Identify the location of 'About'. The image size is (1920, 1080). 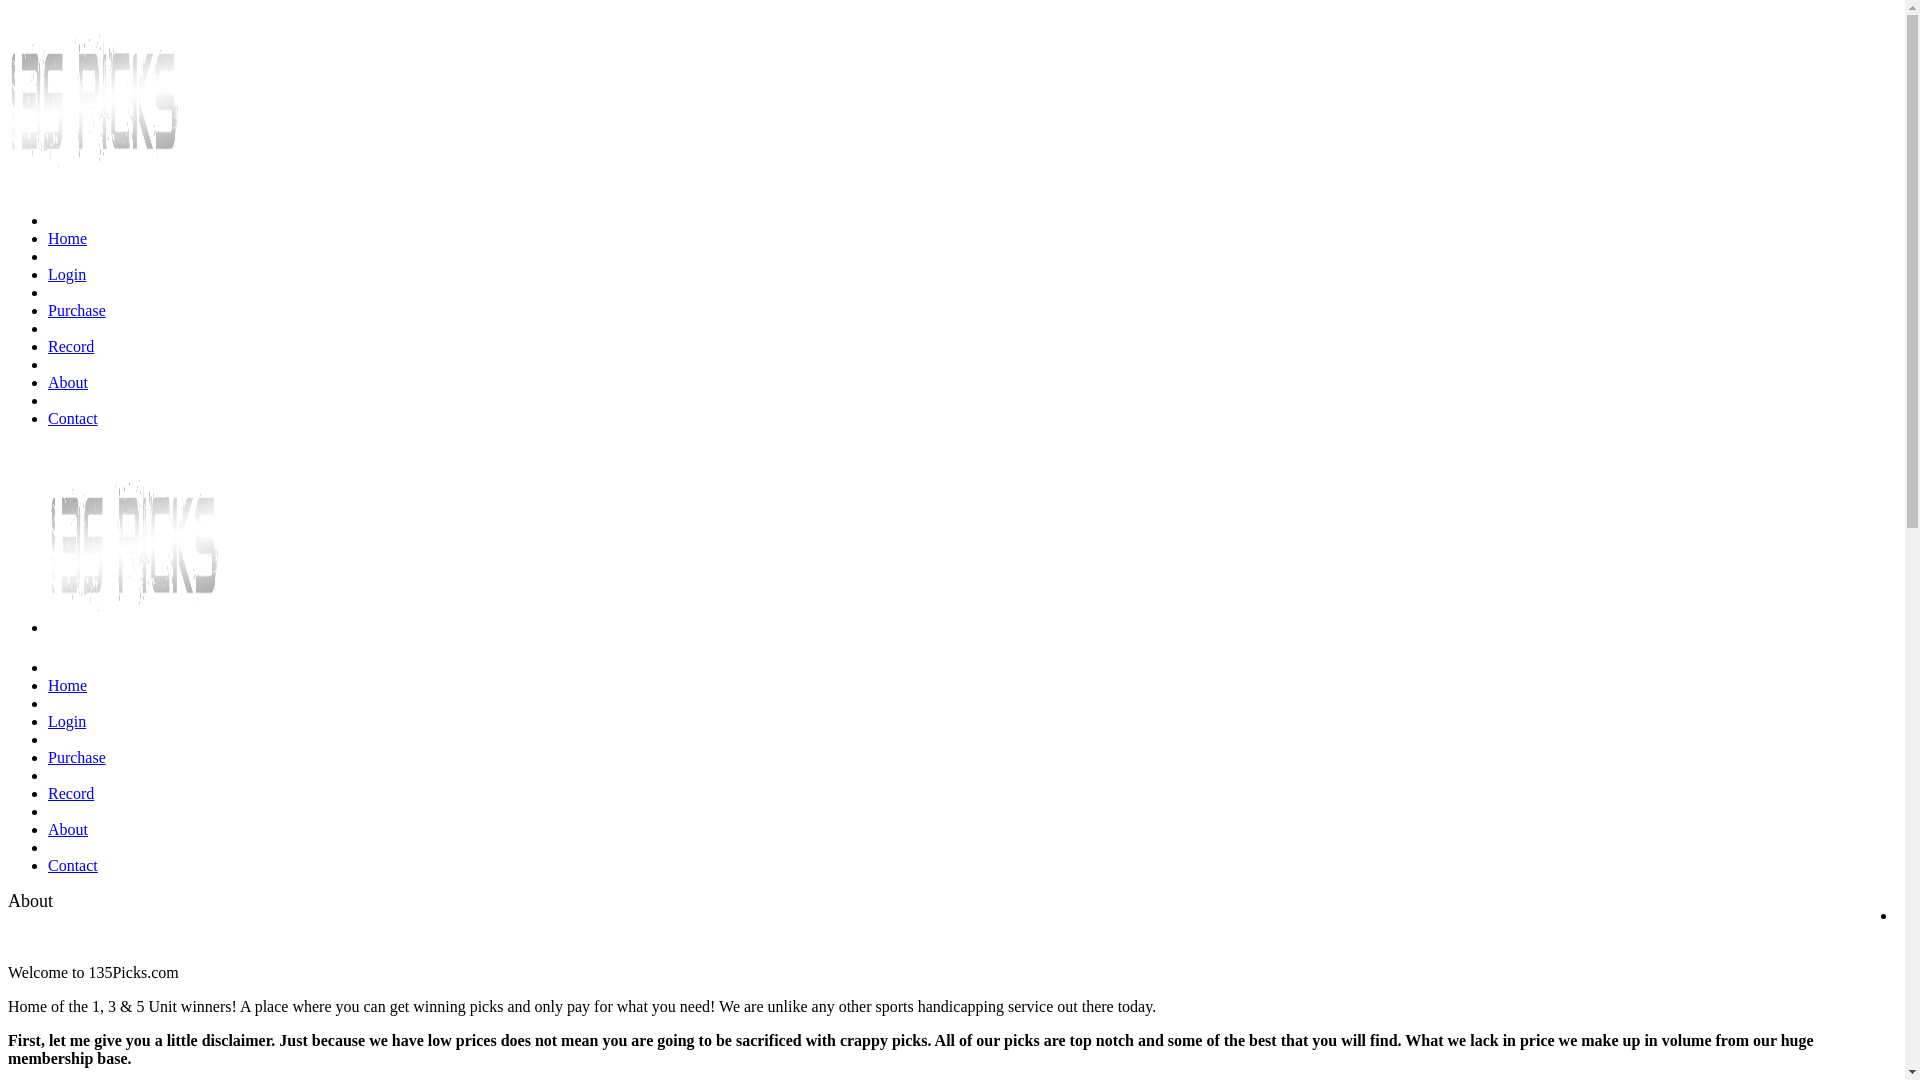
(67, 382).